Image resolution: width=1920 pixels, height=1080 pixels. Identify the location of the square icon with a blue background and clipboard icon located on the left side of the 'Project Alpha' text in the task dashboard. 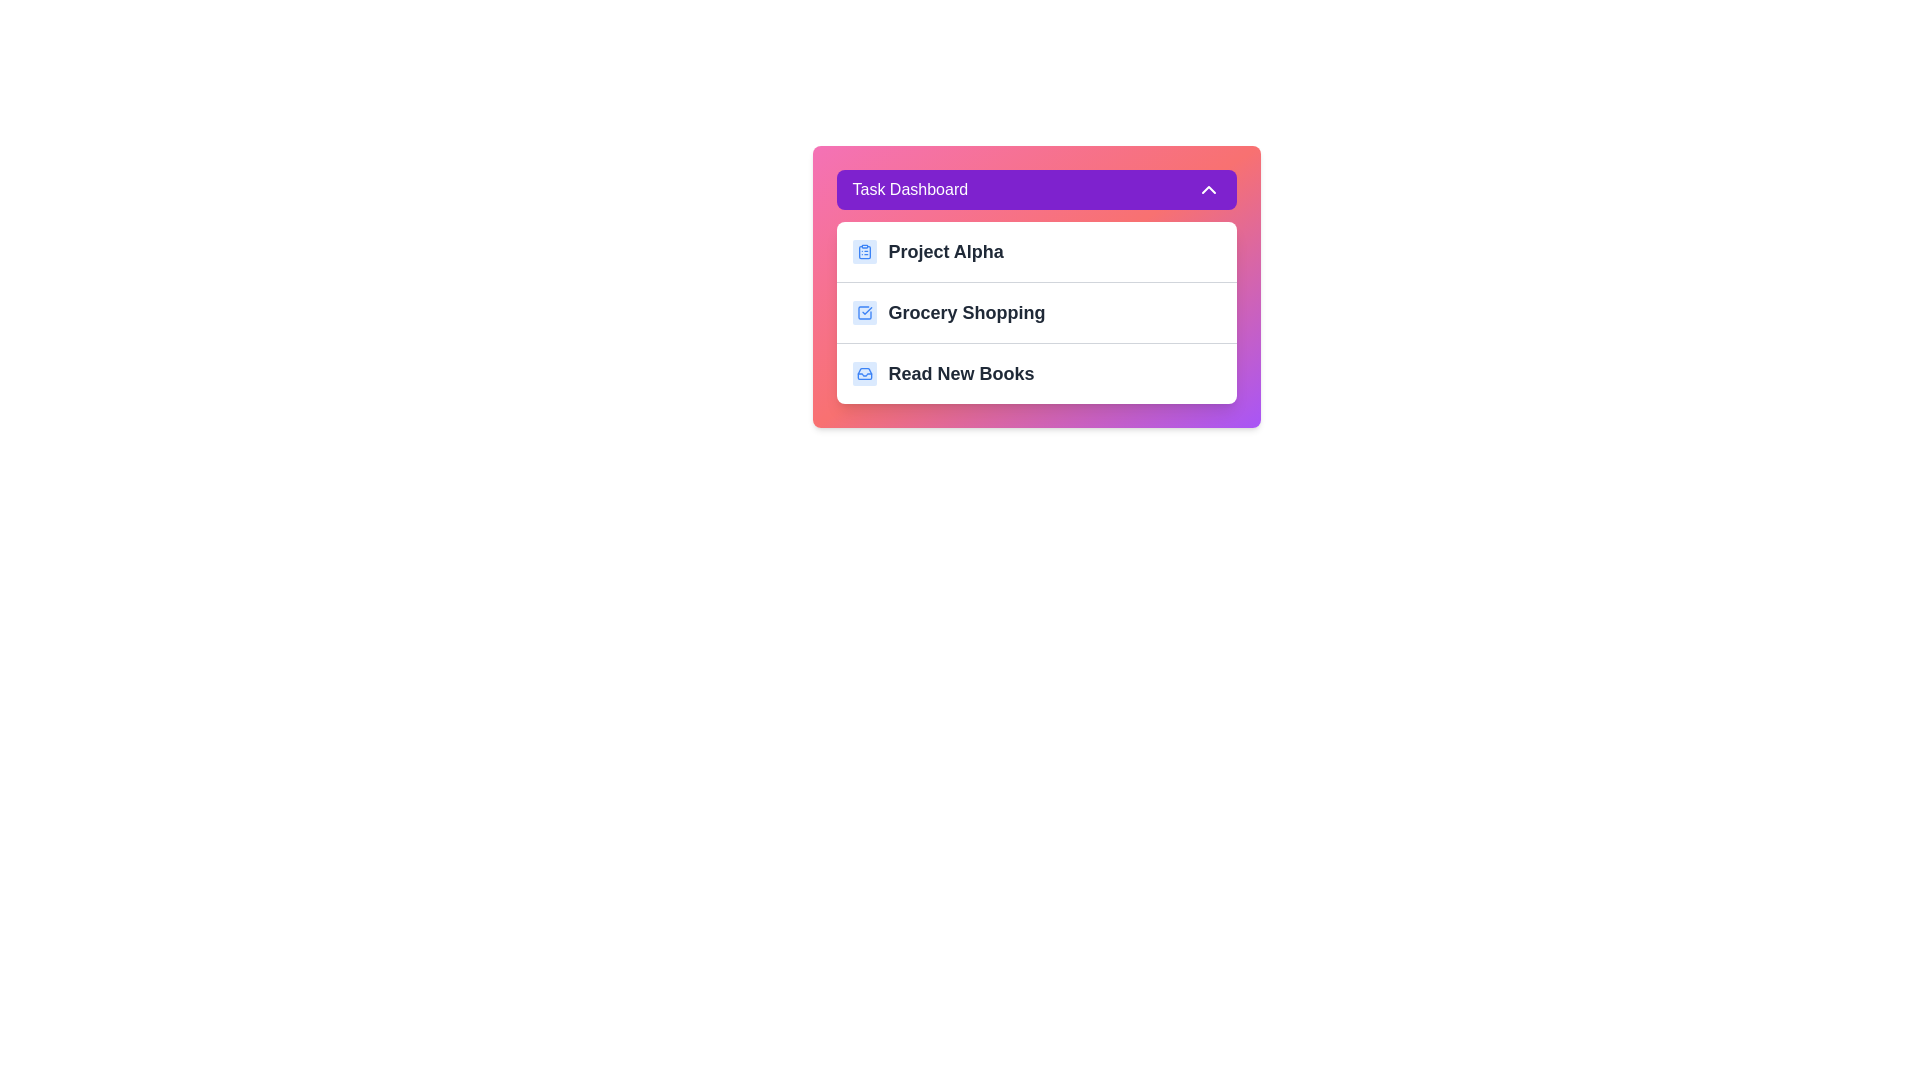
(864, 250).